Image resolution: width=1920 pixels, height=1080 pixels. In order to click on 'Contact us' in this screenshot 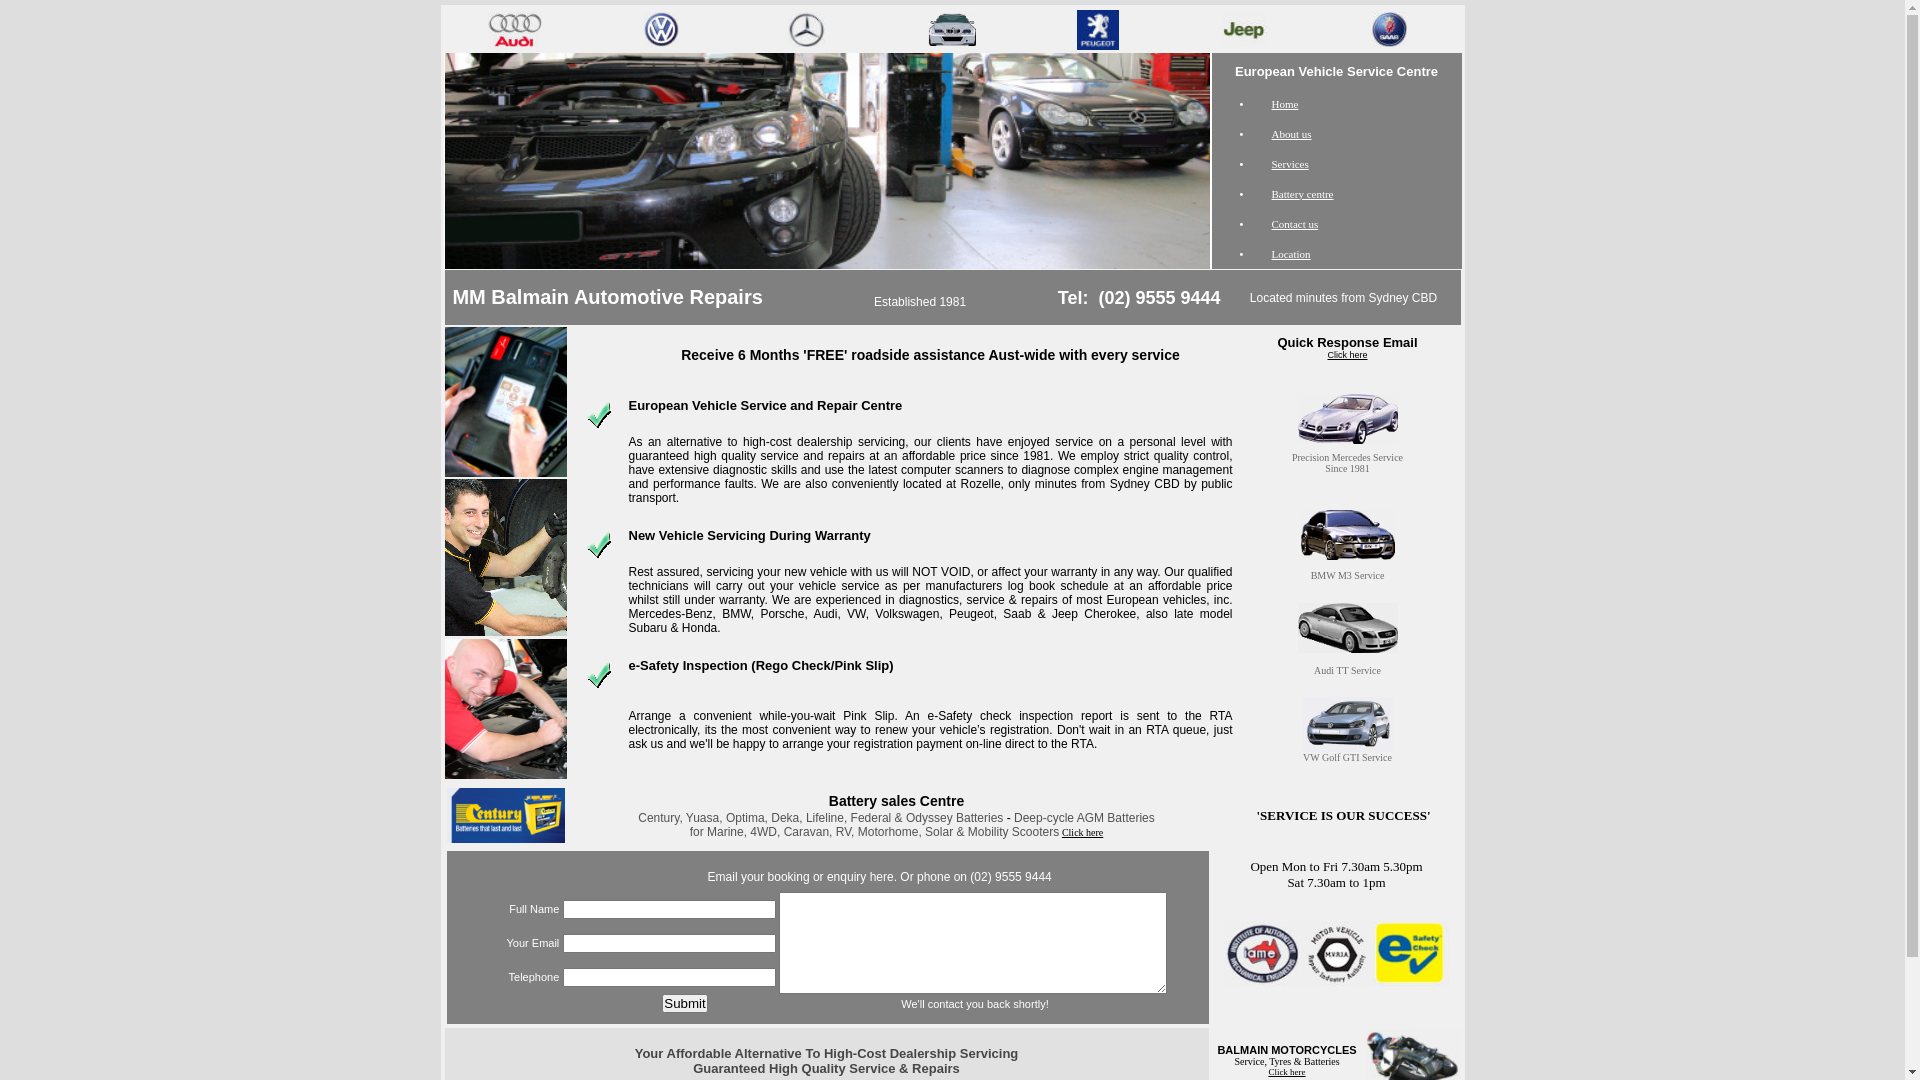, I will do `click(1295, 223)`.